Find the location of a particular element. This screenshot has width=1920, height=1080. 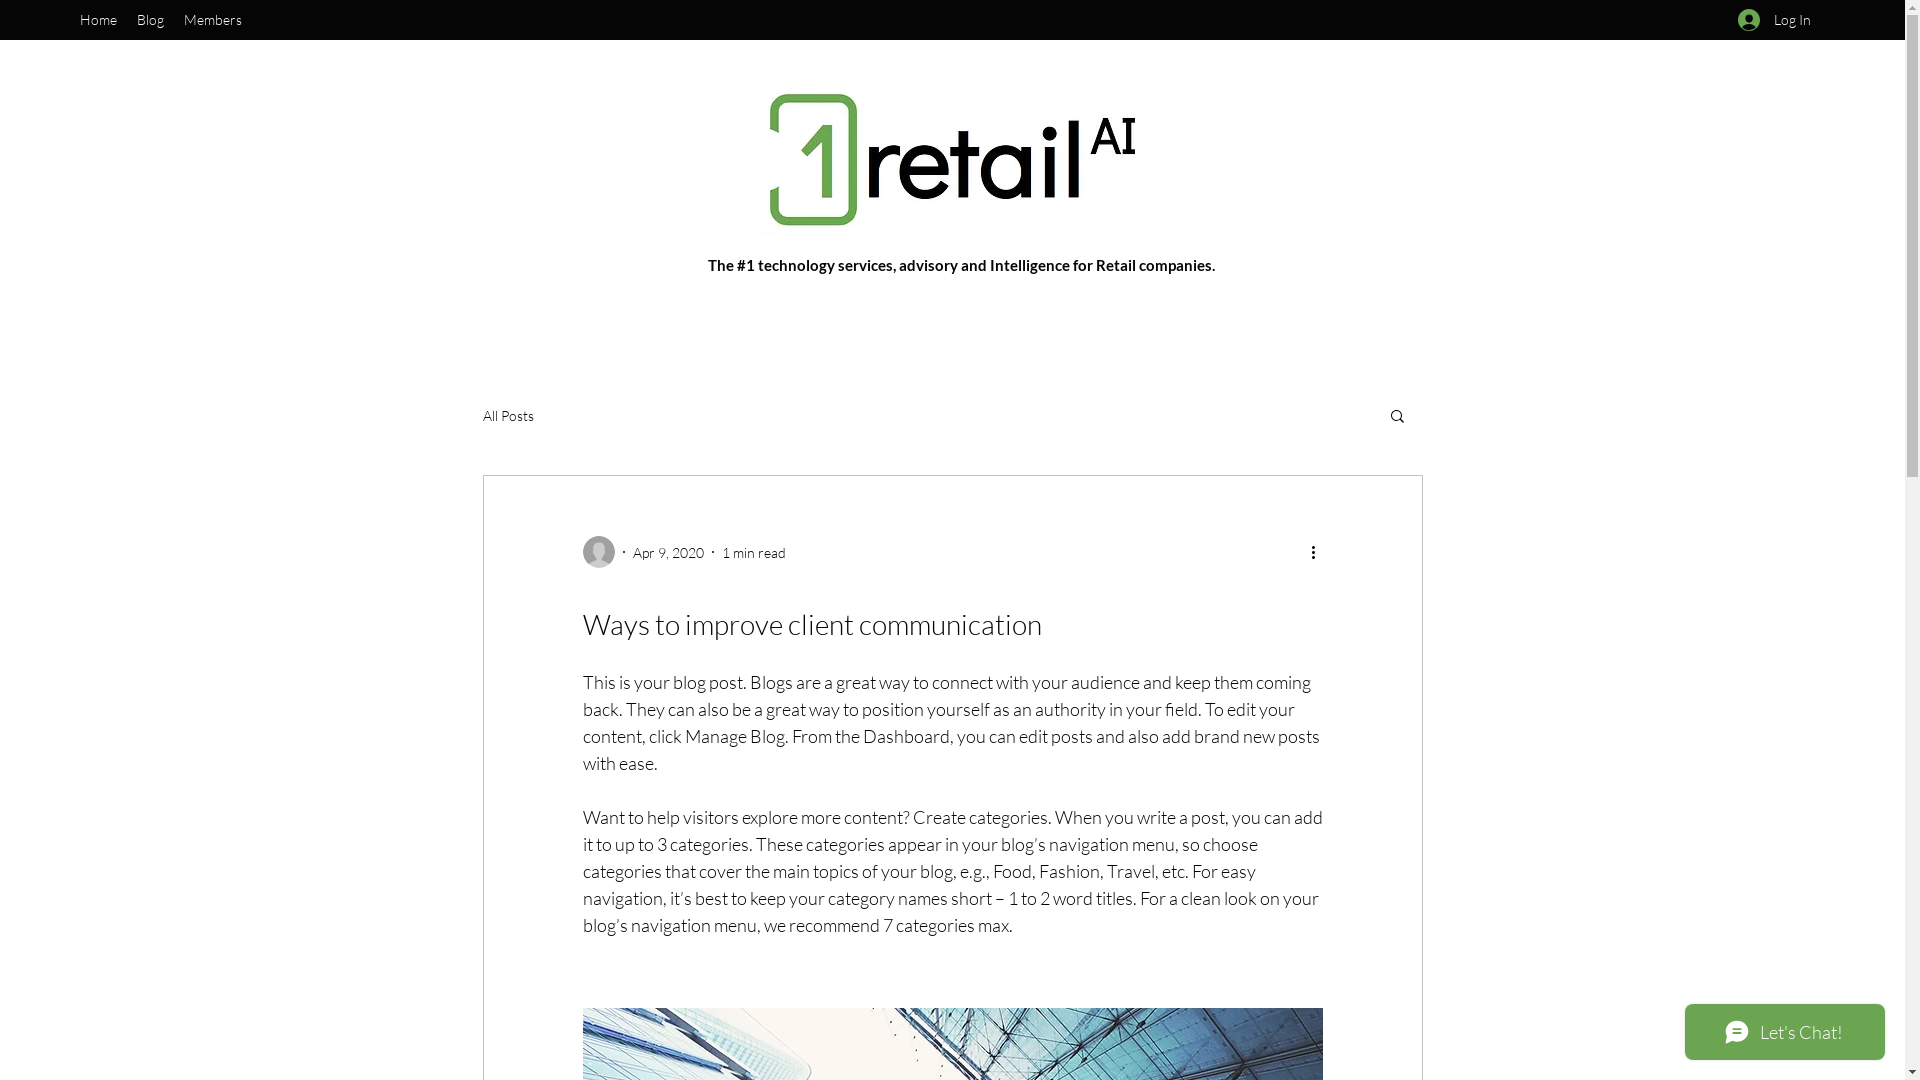

'Blog' is located at coordinates (125, 19).